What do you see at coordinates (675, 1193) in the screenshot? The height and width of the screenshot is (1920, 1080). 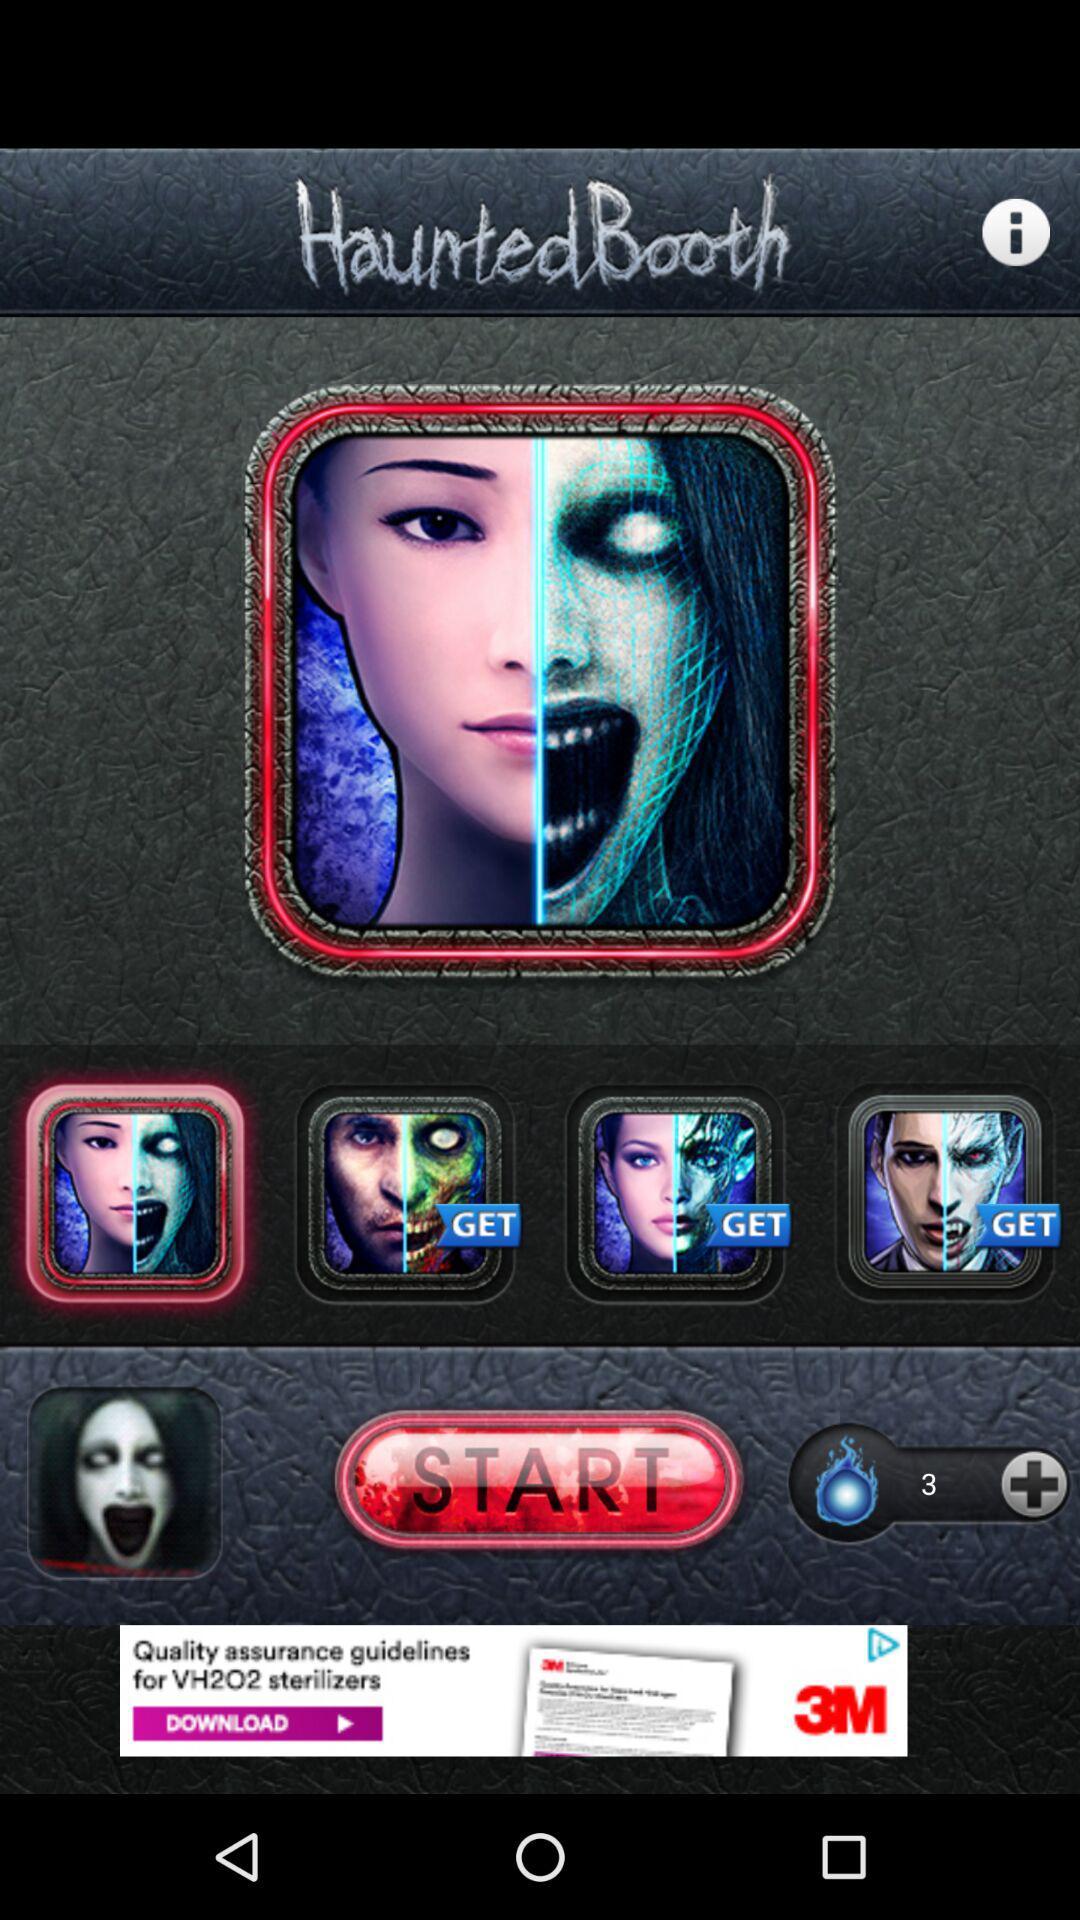 I see `get selected frame` at bounding box center [675, 1193].